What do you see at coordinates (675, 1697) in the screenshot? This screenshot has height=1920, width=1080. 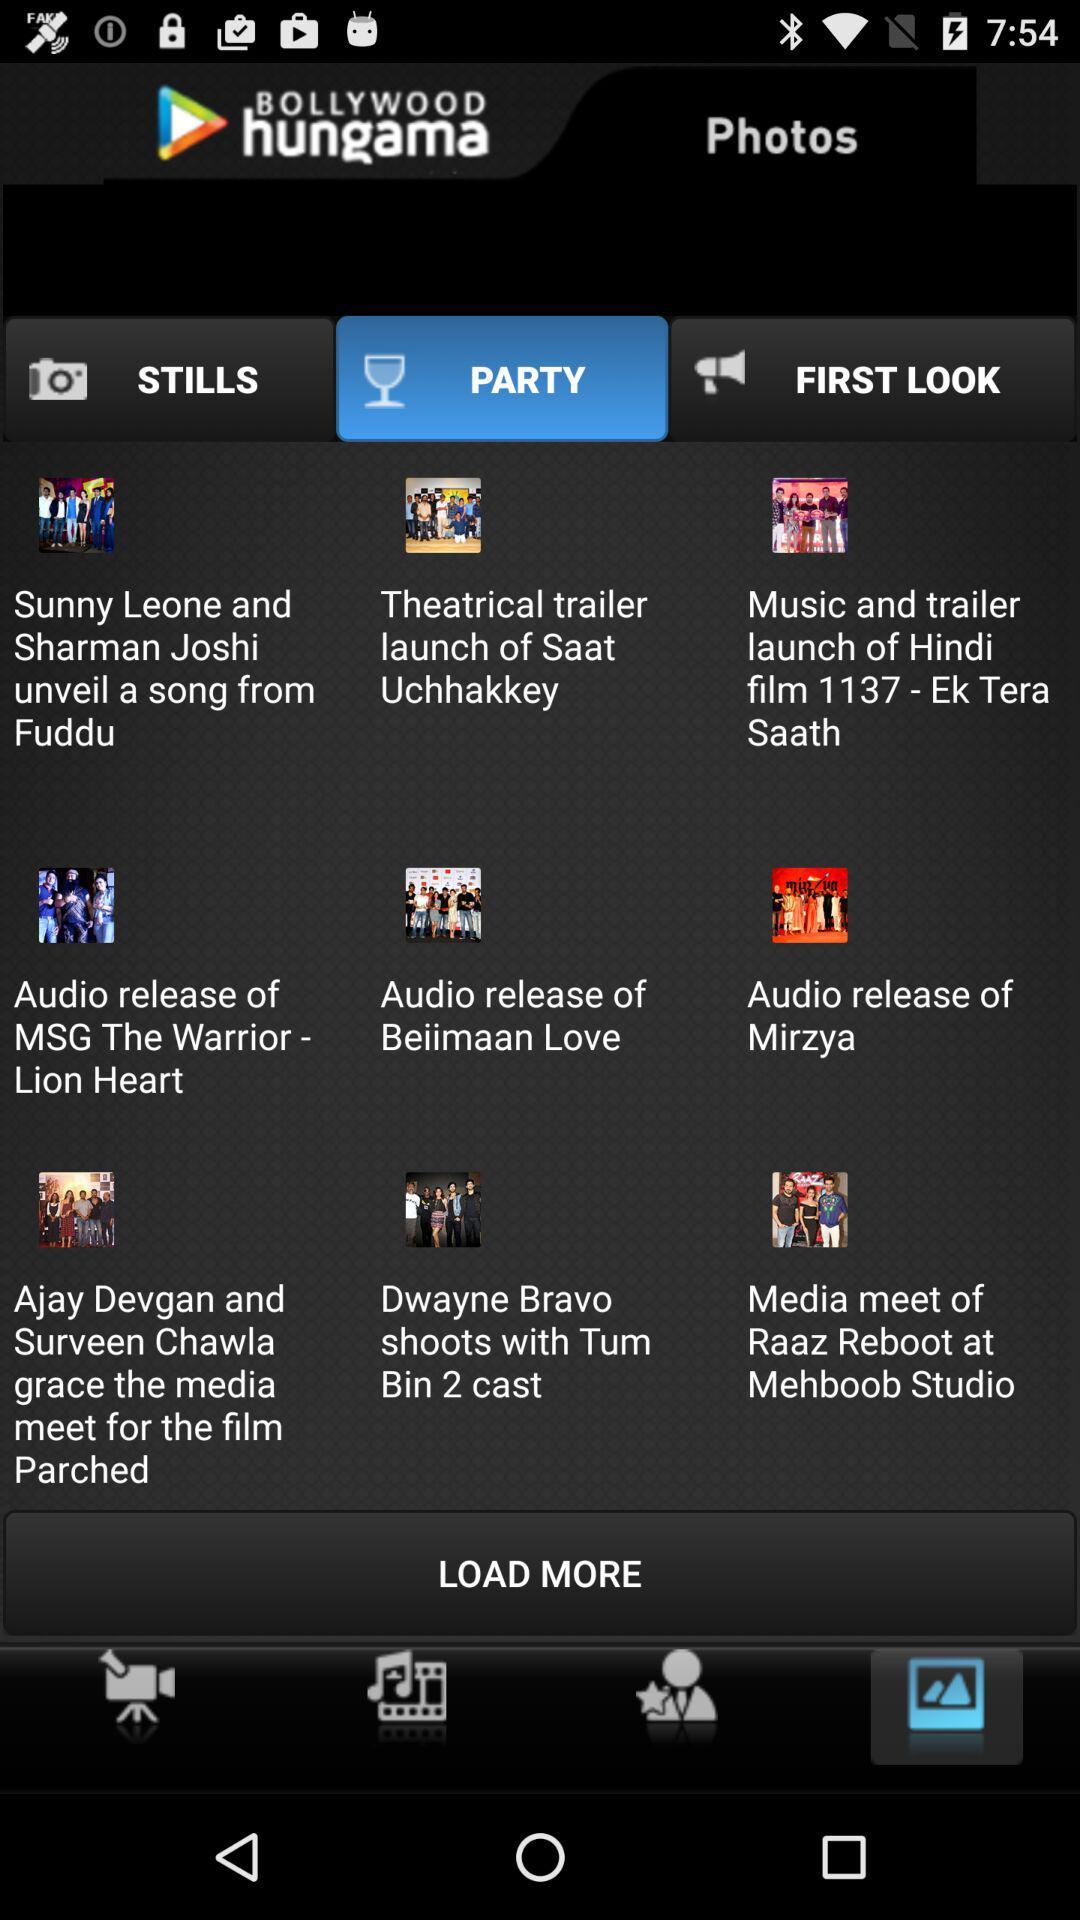 I see `make favourite` at bounding box center [675, 1697].